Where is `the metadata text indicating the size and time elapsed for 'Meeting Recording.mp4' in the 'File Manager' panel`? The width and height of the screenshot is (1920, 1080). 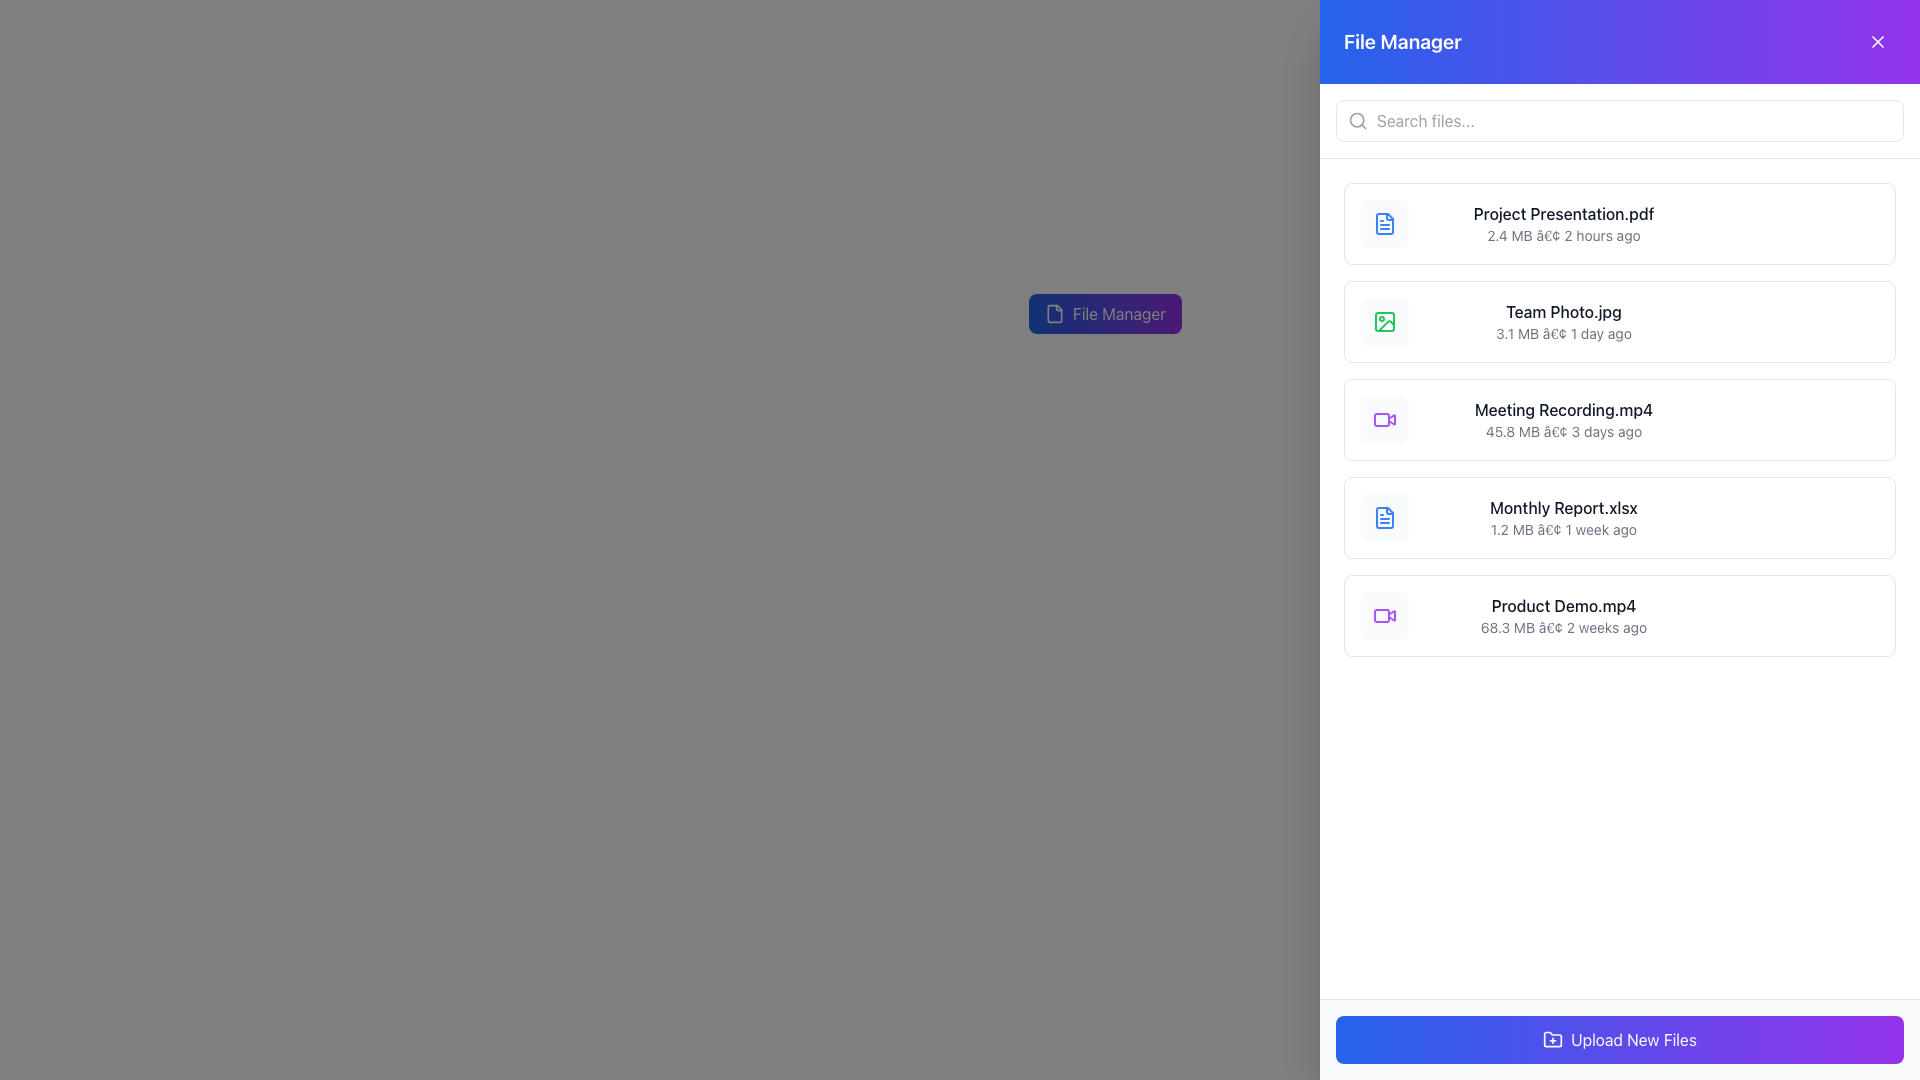
the metadata text indicating the size and time elapsed for 'Meeting Recording.mp4' in the 'File Manager' panel is located at coordinates (1563, 431).